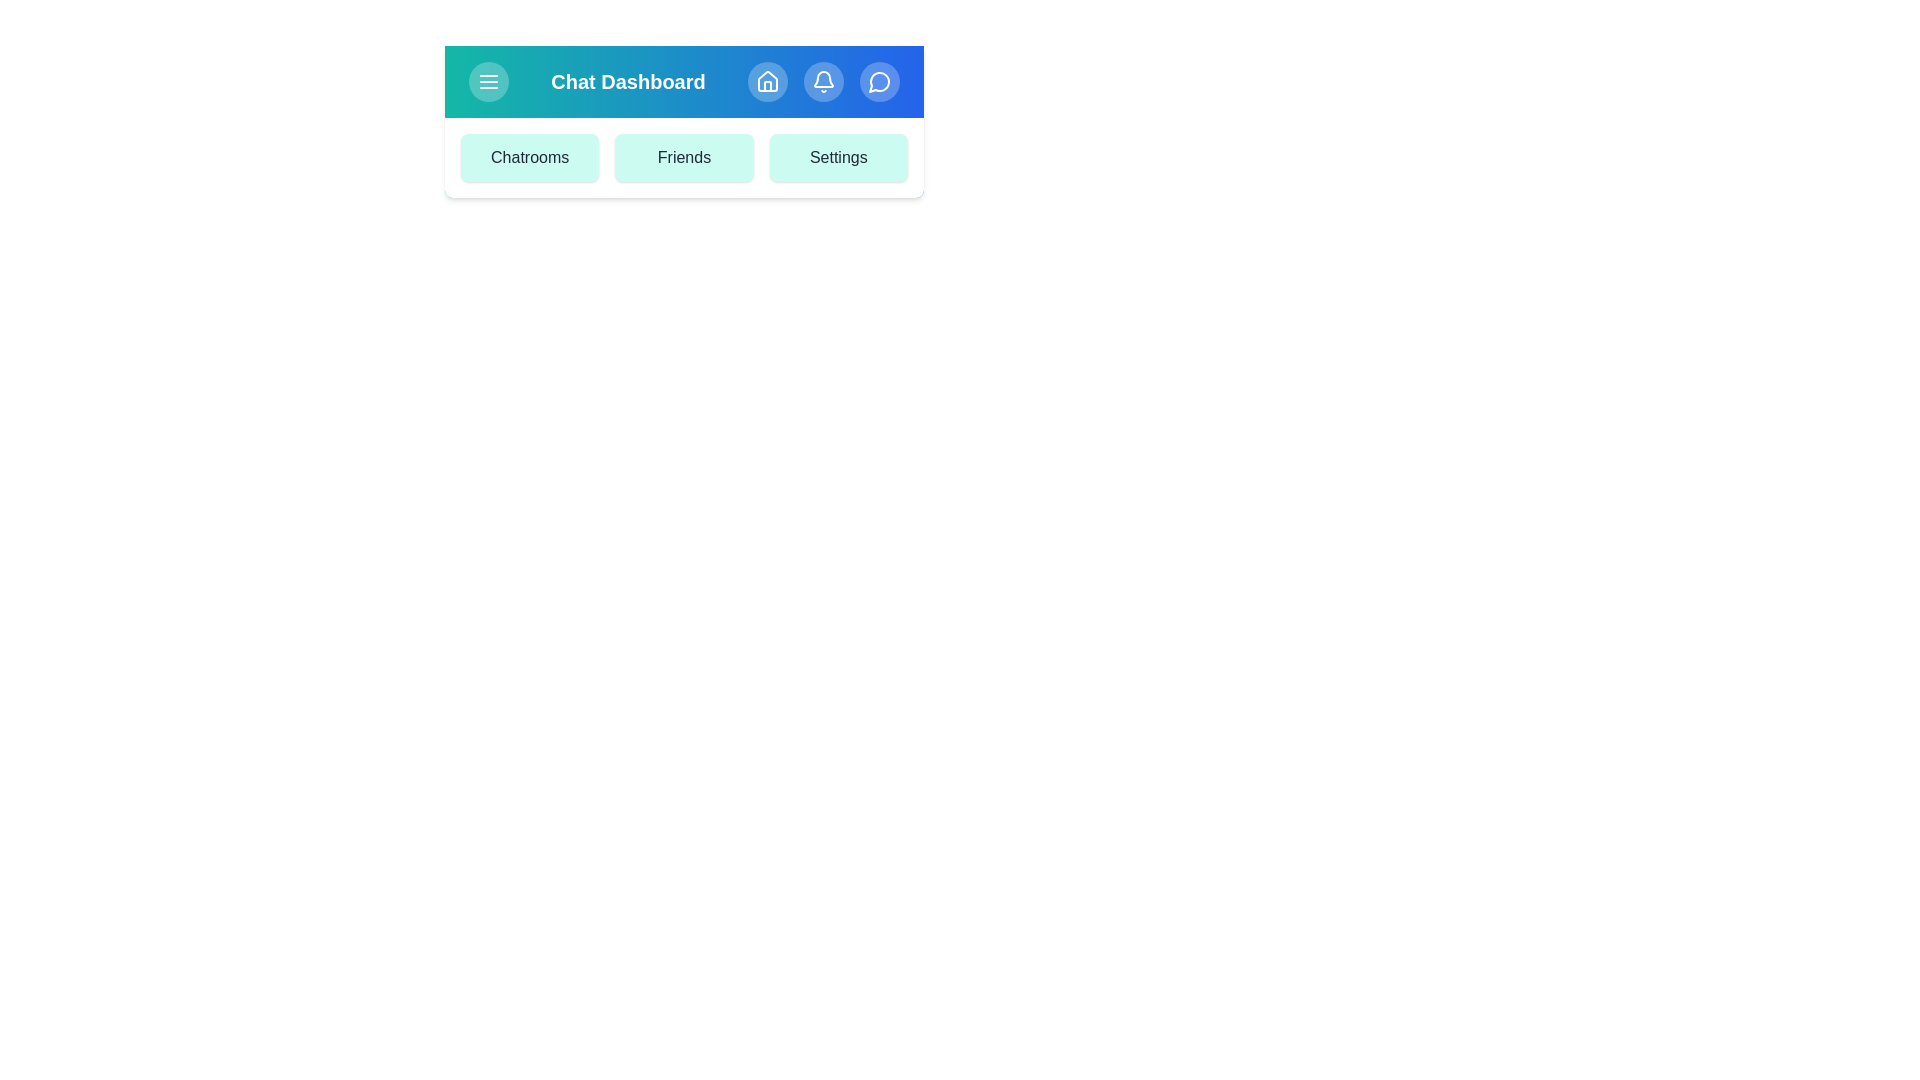 The image size is (1920, 1080). I want to click on the Notifications icon in the action bar, so click(824, 80).